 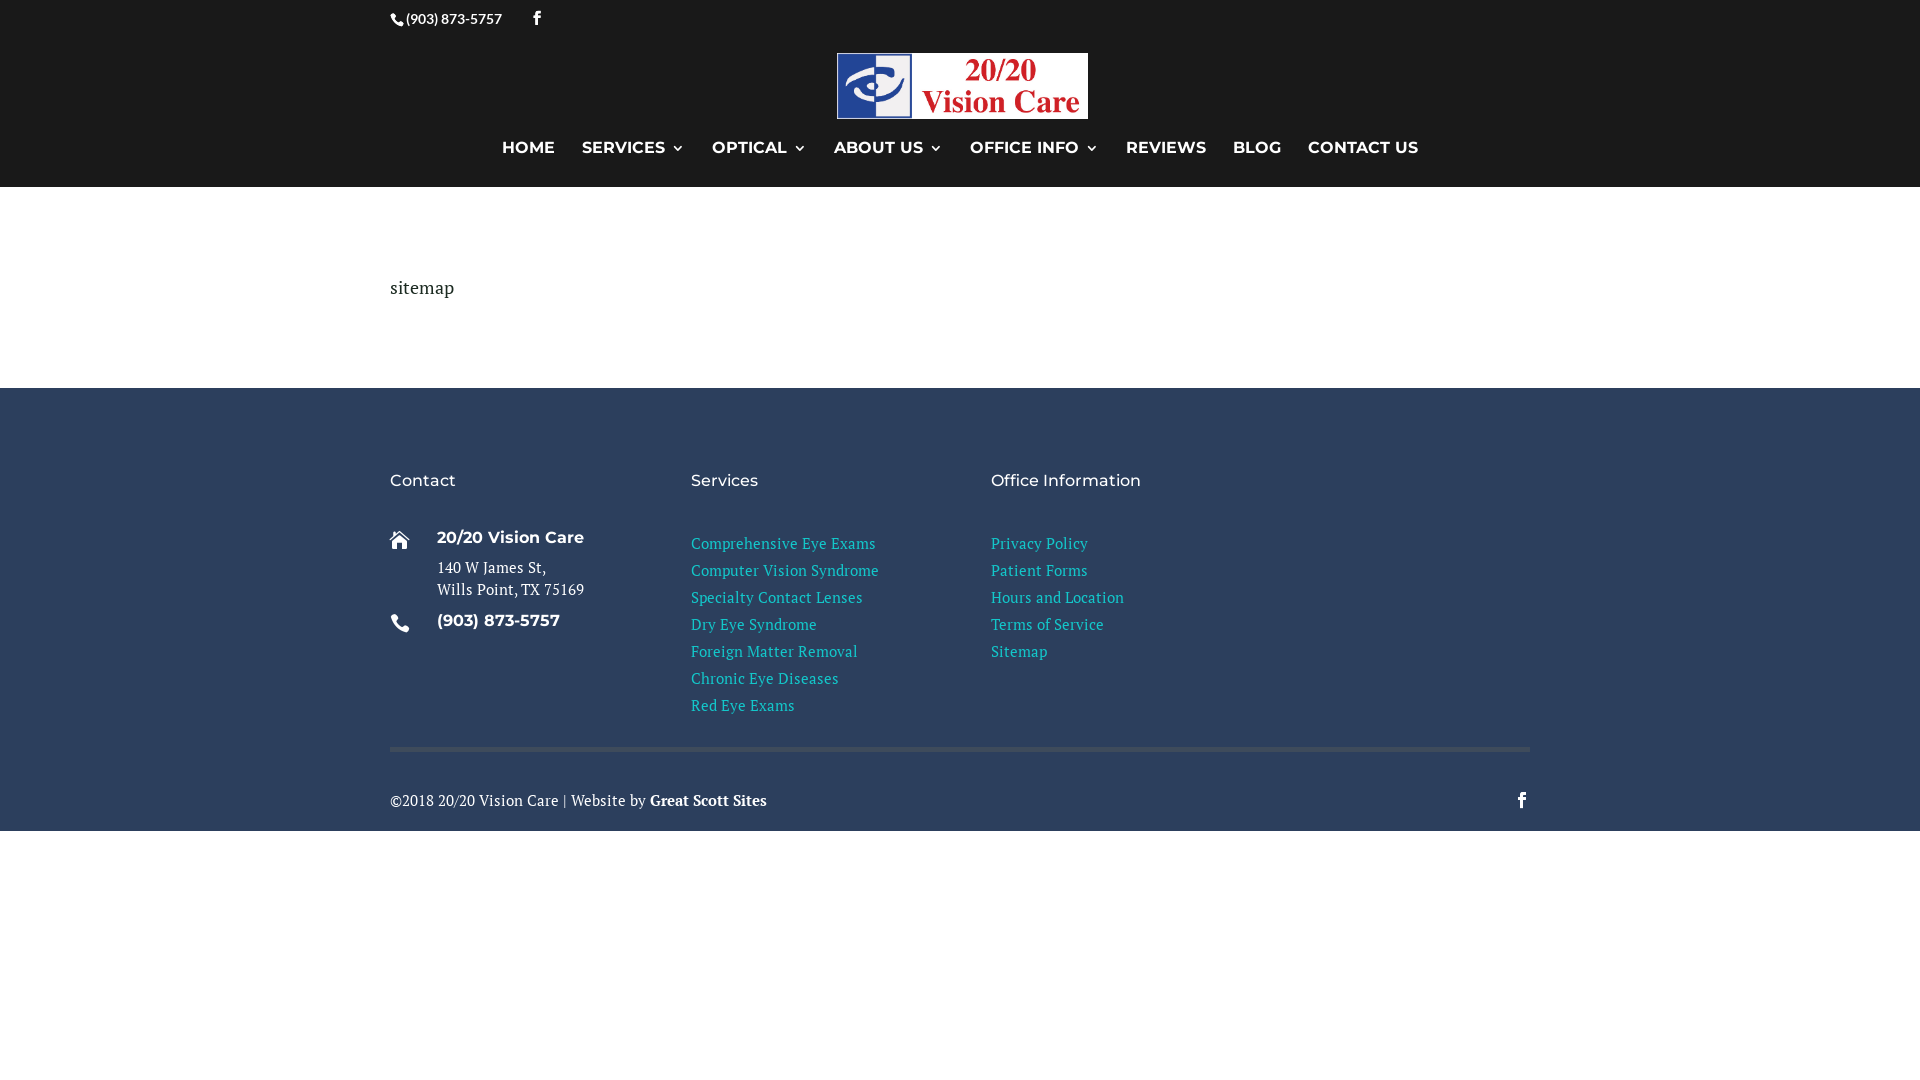 What do you see at coordinates (1256, 163) in the screenshot?
I see `'BLOG'` at bounding box center [1256, 163].